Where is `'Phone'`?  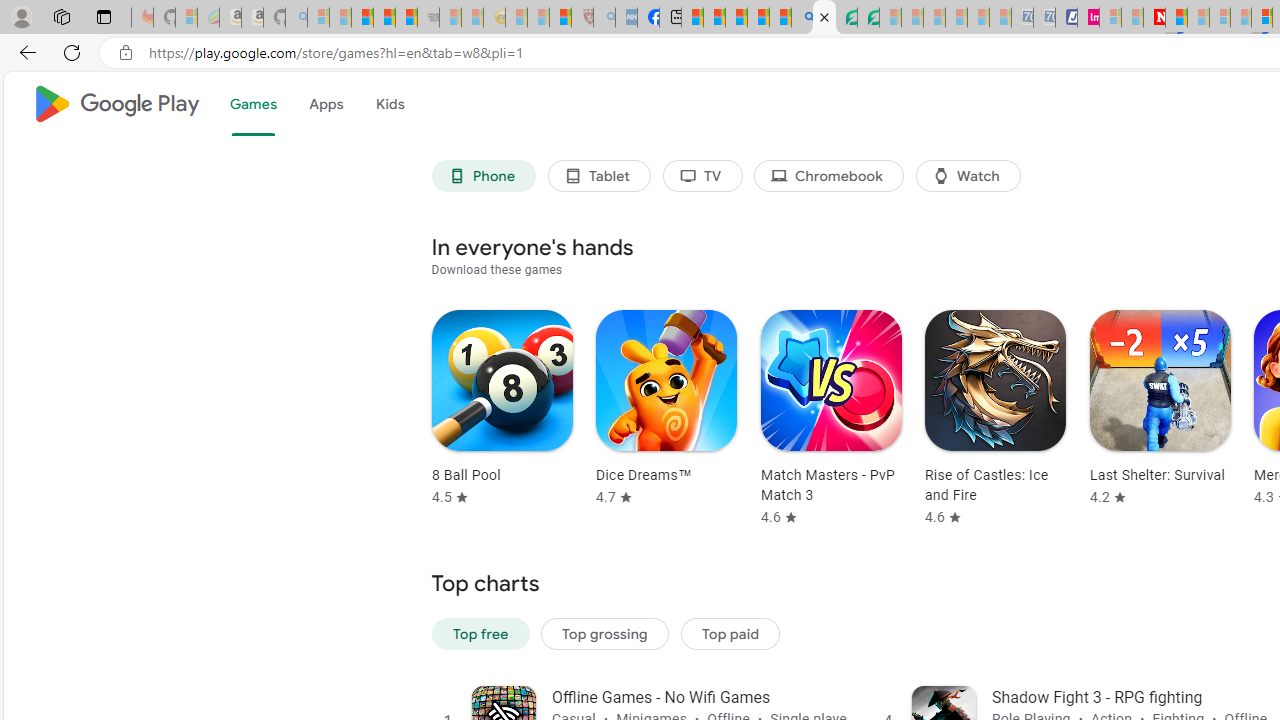
'Phone' is located at coordinates (483, 175).